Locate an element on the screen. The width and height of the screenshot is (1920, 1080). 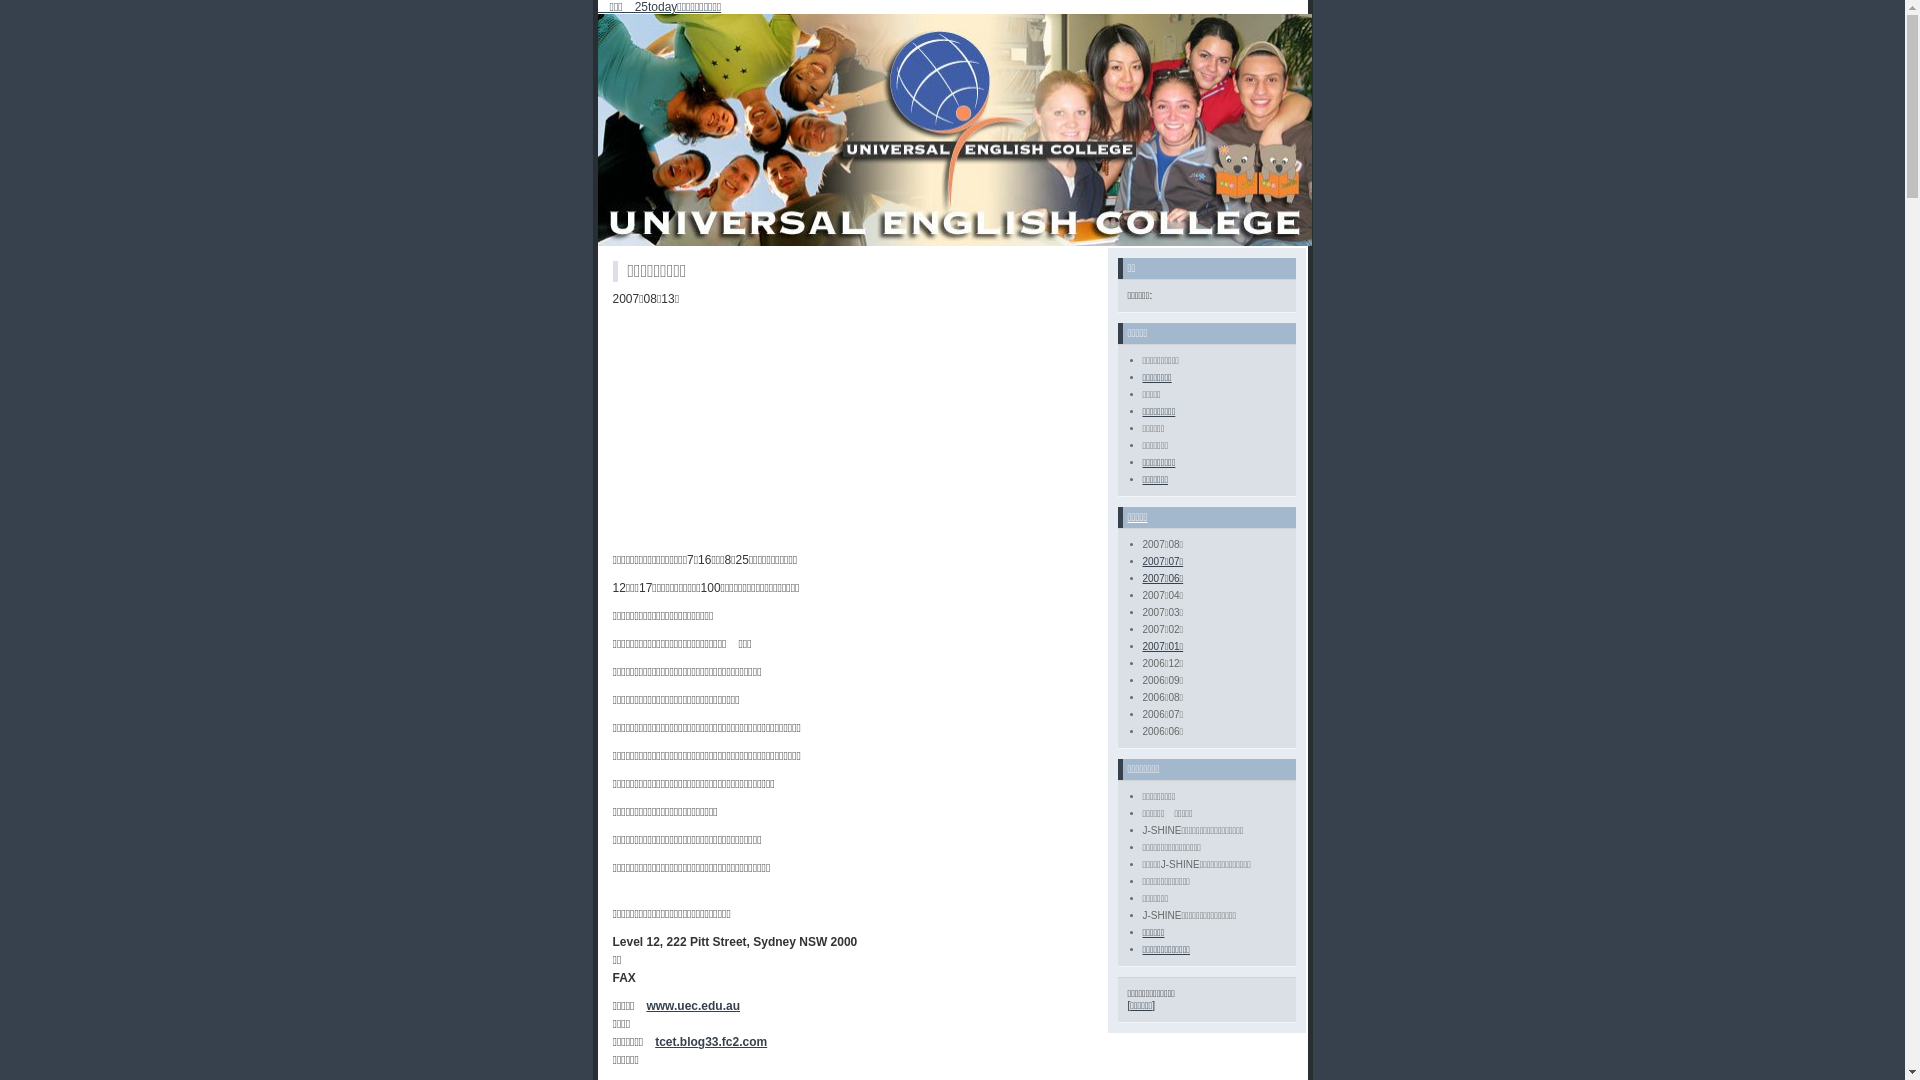
'www.uec.edu.au' is located at coordinates (692, 1006).